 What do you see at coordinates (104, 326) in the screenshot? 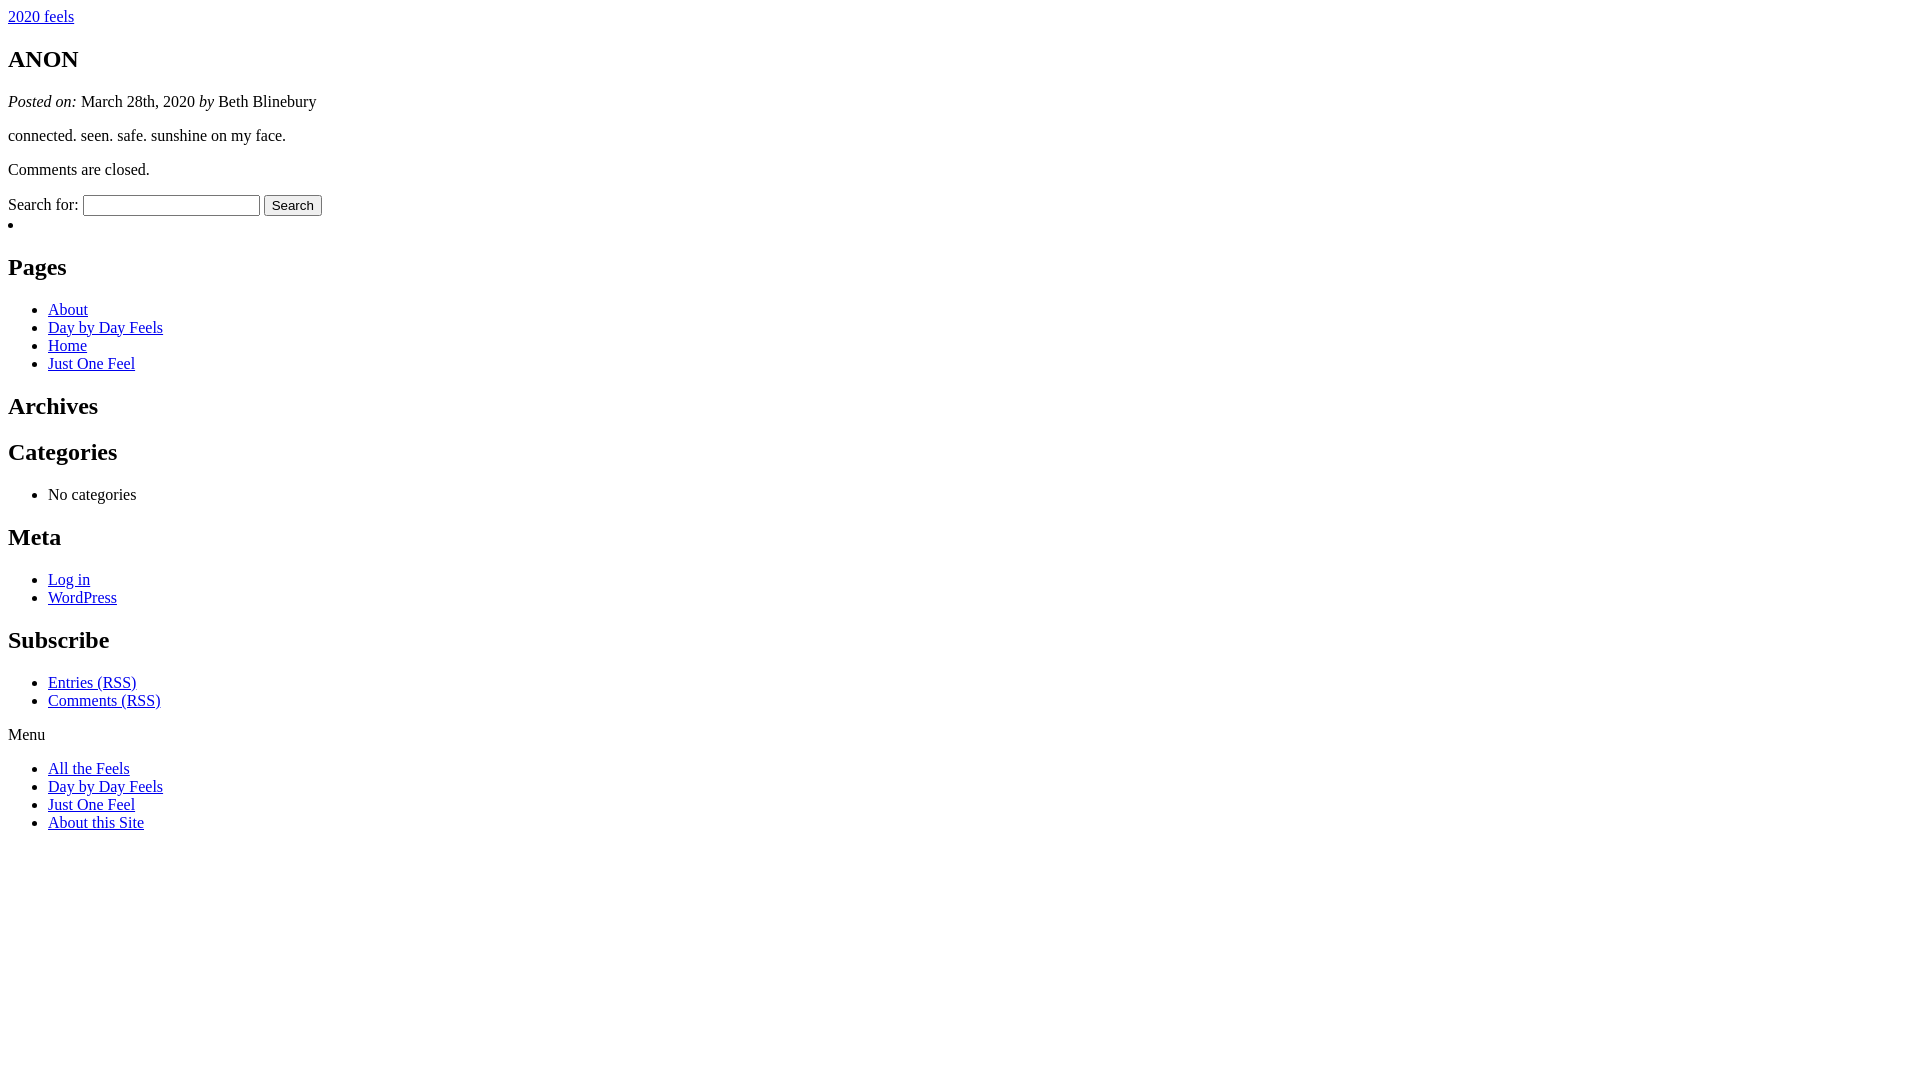
I see `'Day by Day Feels'` at bounding box center [104, 326].